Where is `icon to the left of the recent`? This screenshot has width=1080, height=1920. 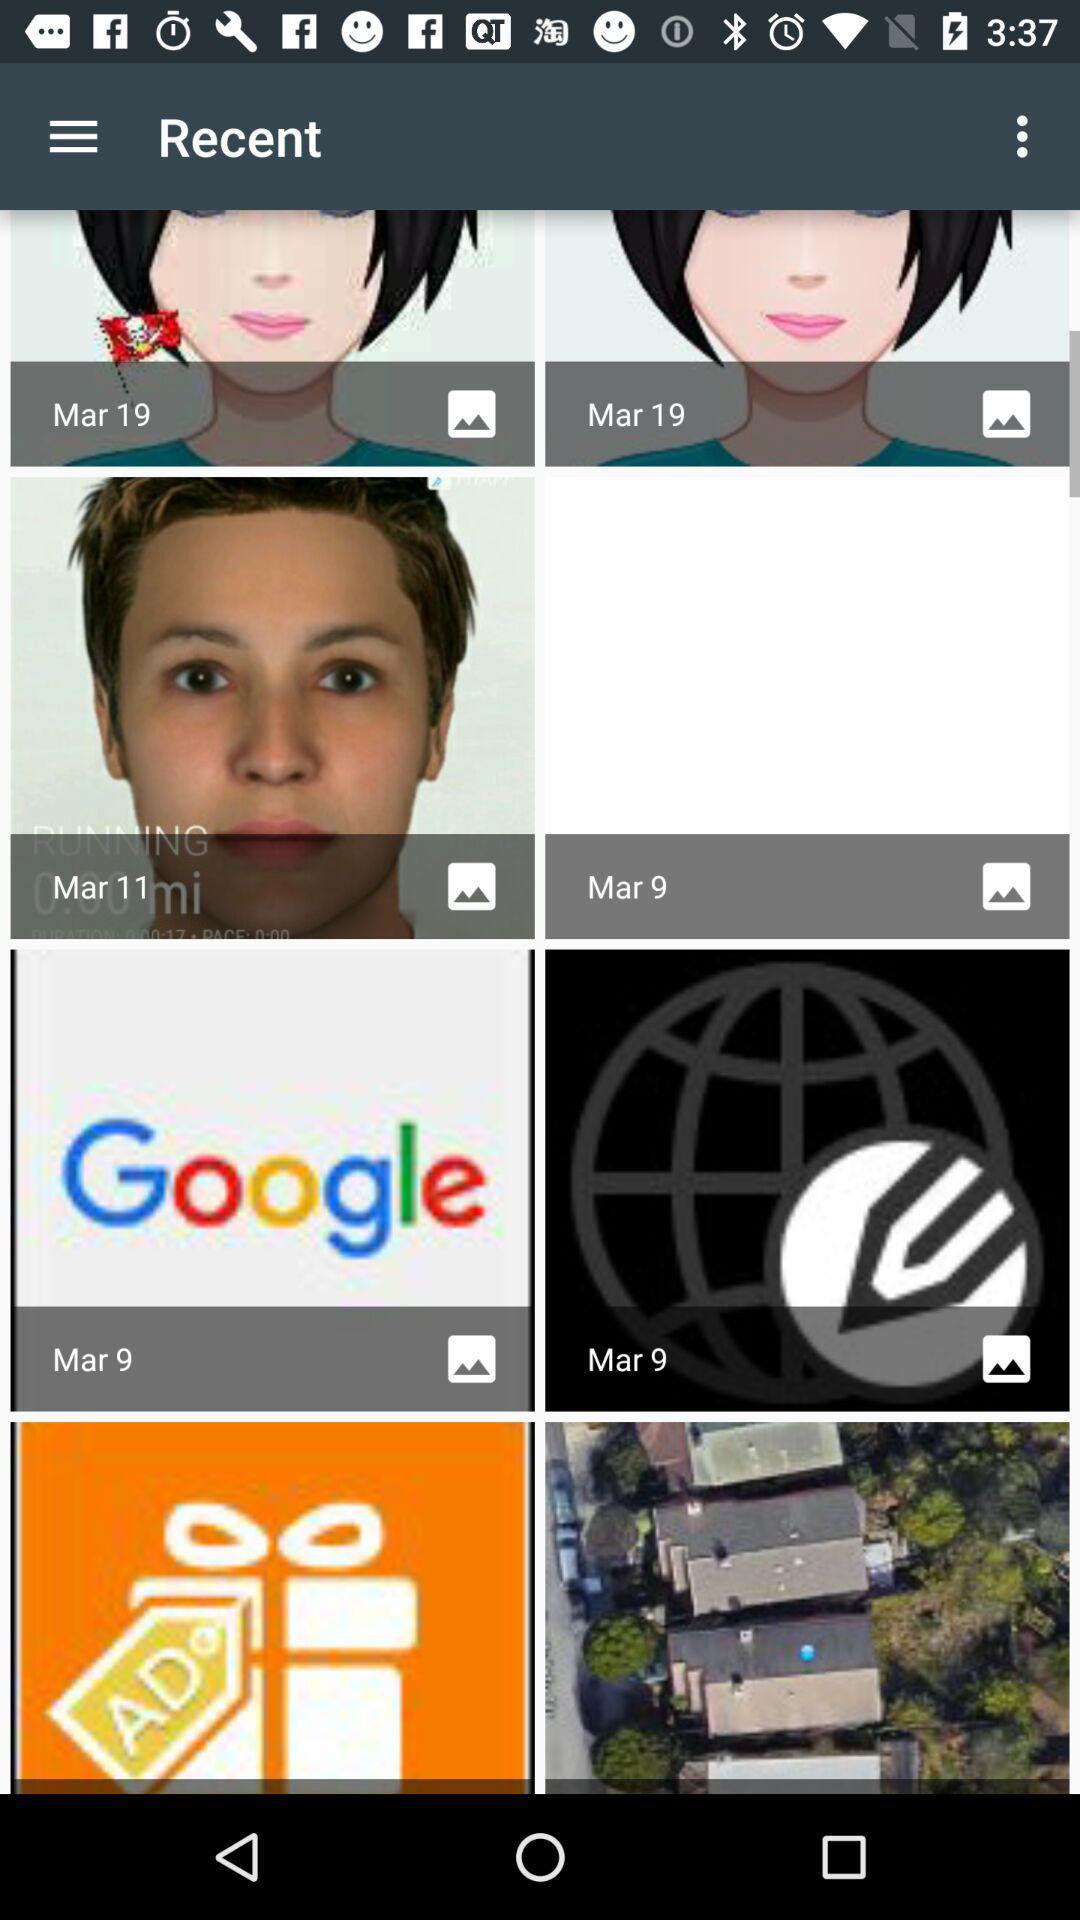
icon to the left of the recent is located at coordinates (72, 135).